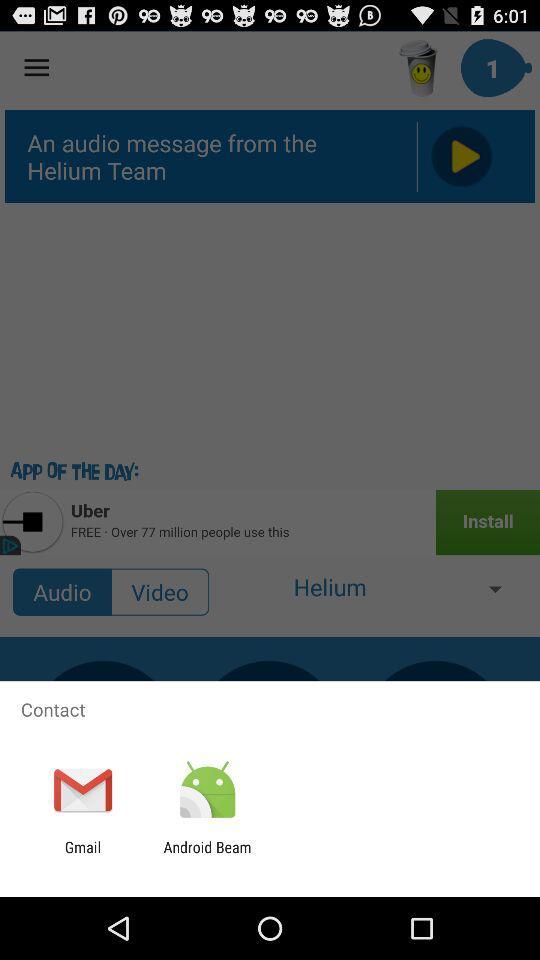 The height and width of the screenshot is (960, 540). I want to click on app next to the android beam icon, so click(82, 855).